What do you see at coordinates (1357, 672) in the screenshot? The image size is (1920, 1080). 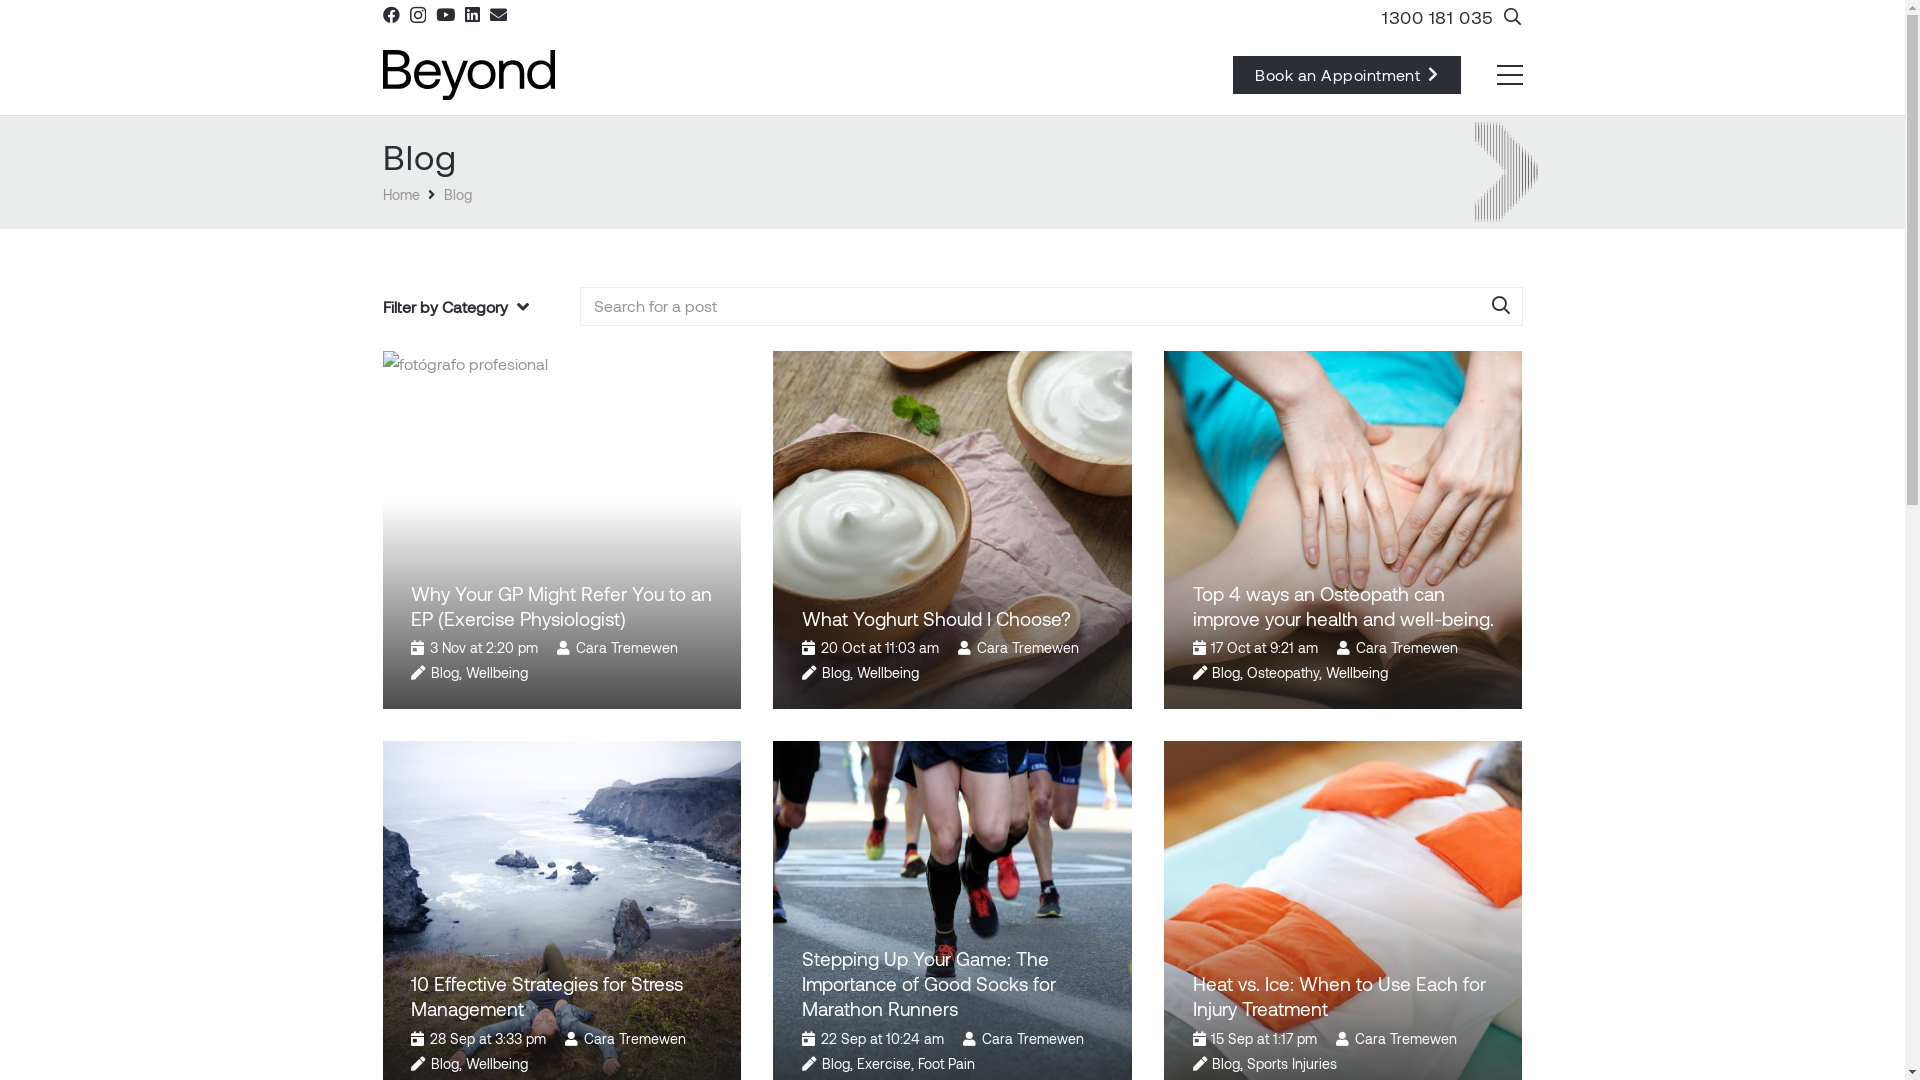 I see `'Wellbeing'` at bounding box center [1357, 672].